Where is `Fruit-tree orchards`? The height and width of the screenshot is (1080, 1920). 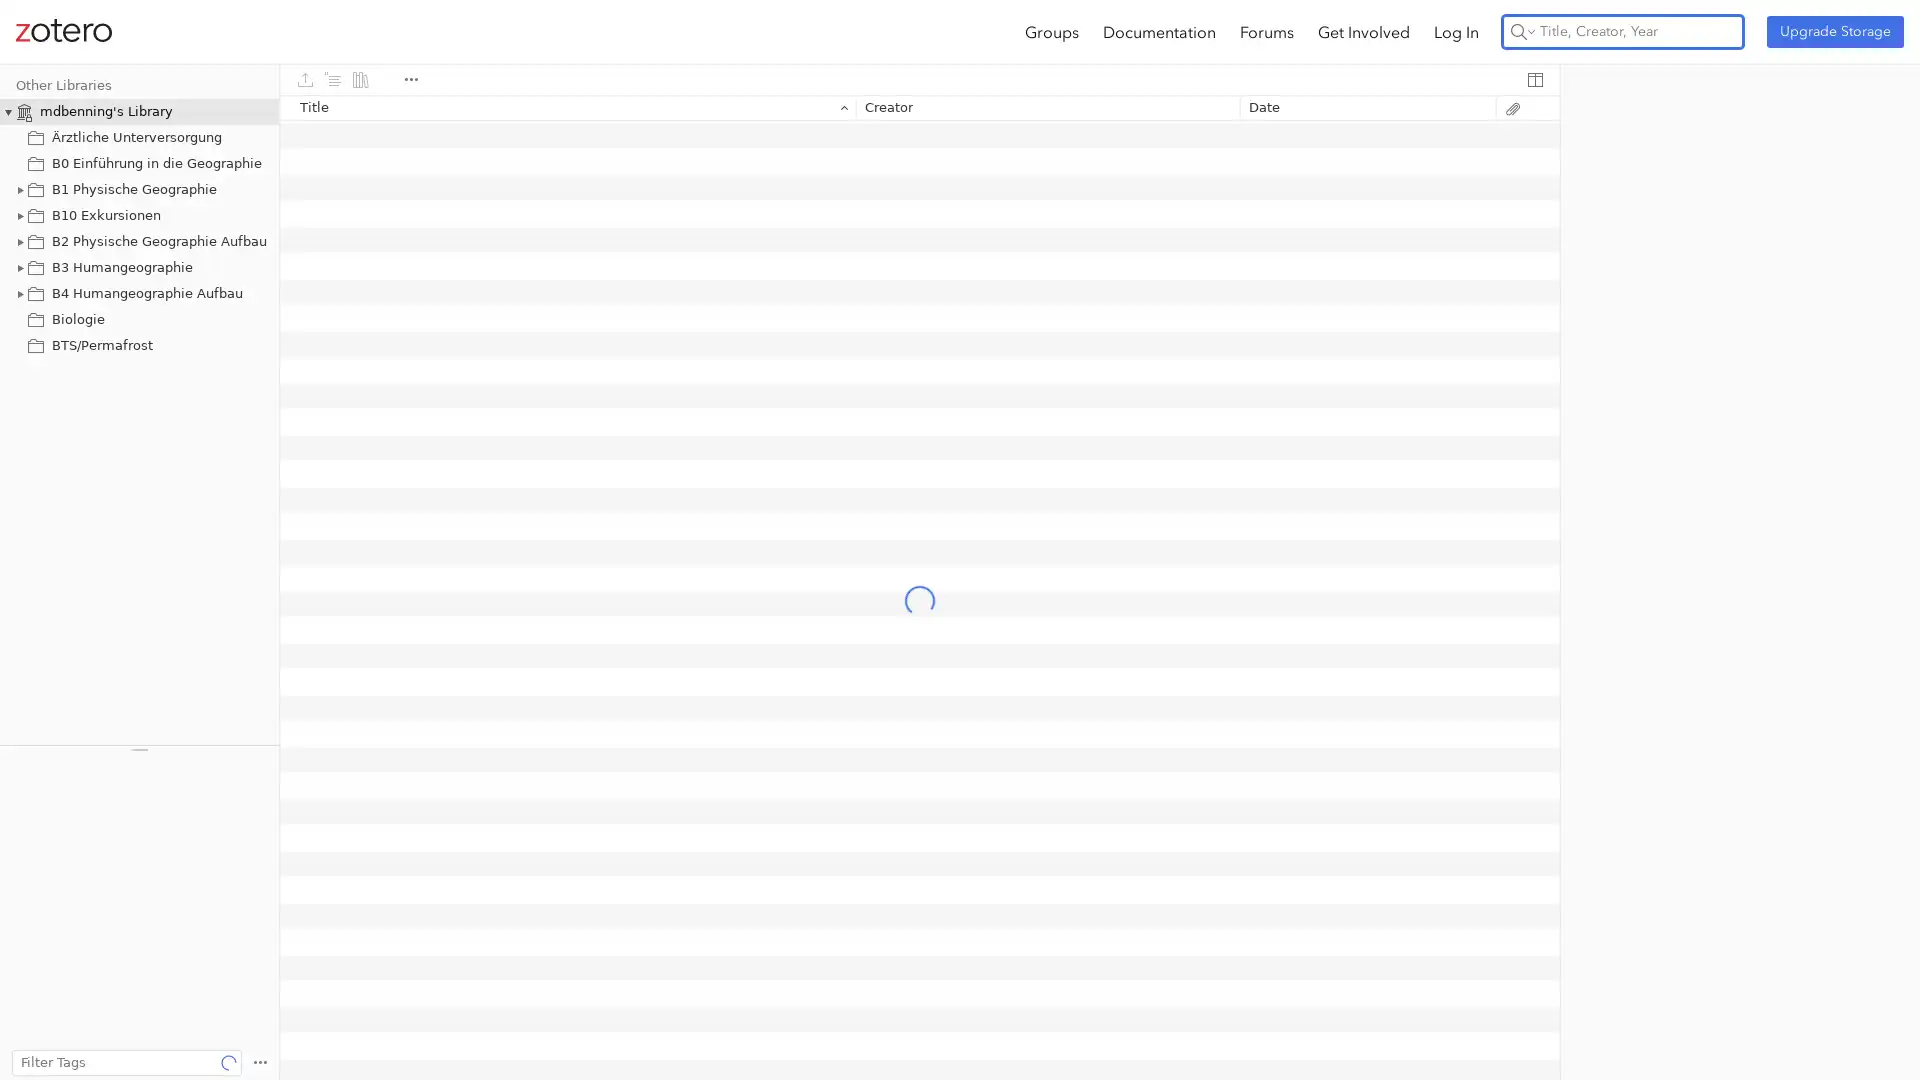 Fruit-tree orchards is located at coordinates (72, 978).